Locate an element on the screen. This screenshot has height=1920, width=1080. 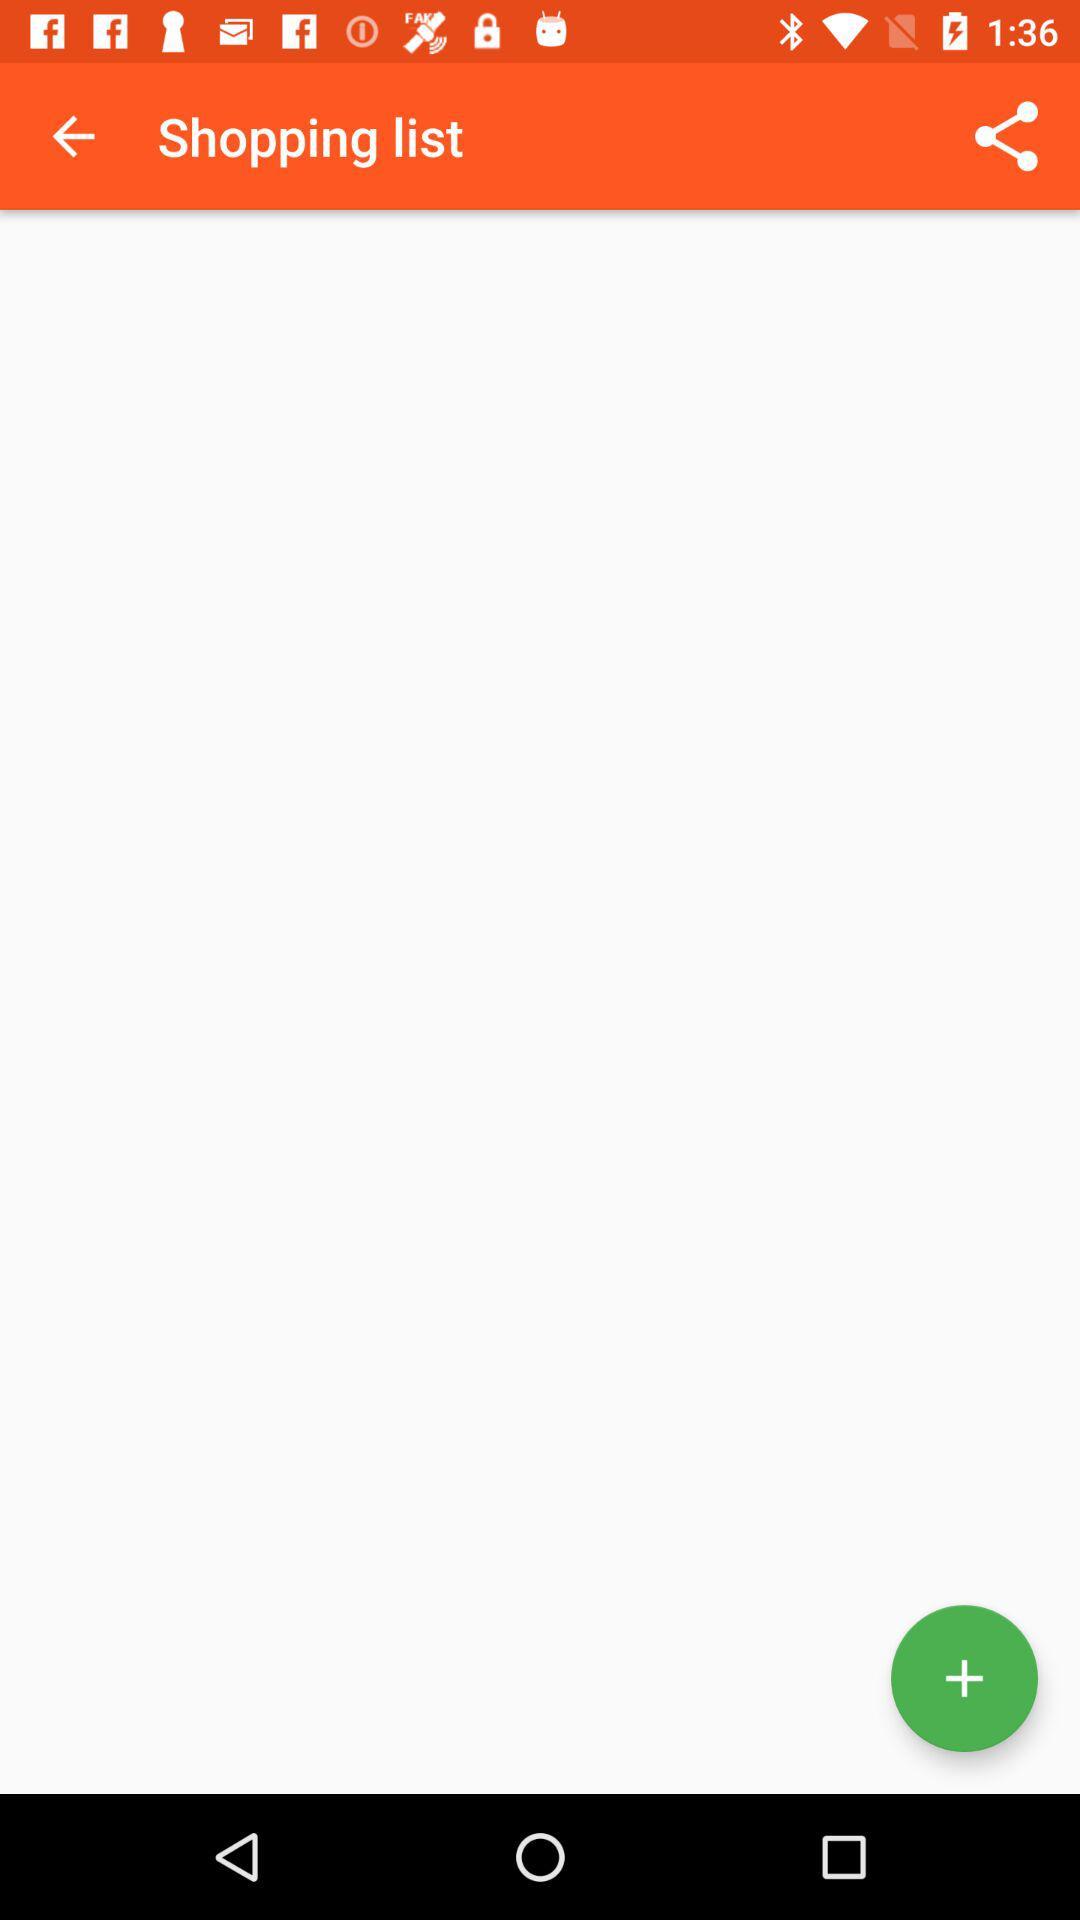
more items is located at coordinates (963, 1678).